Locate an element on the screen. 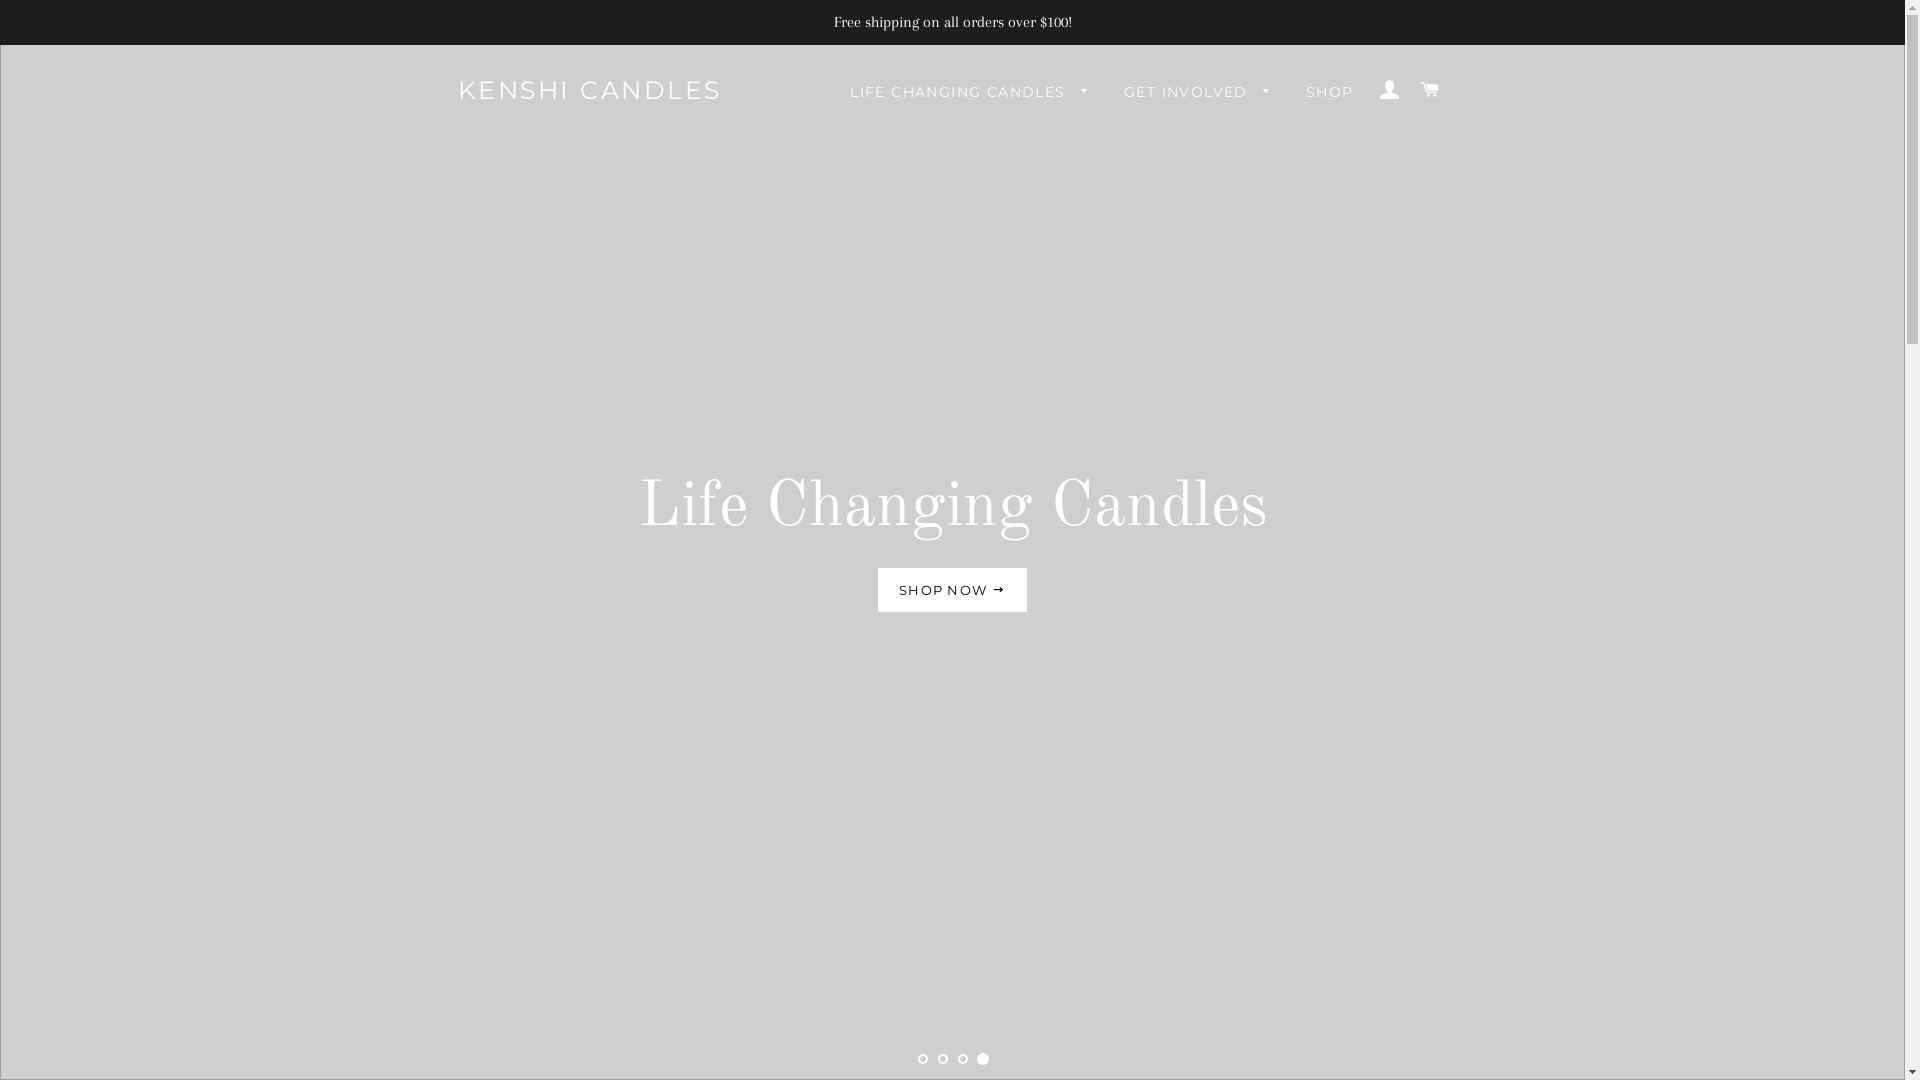  '3' is located at coordinates (961, 1056).